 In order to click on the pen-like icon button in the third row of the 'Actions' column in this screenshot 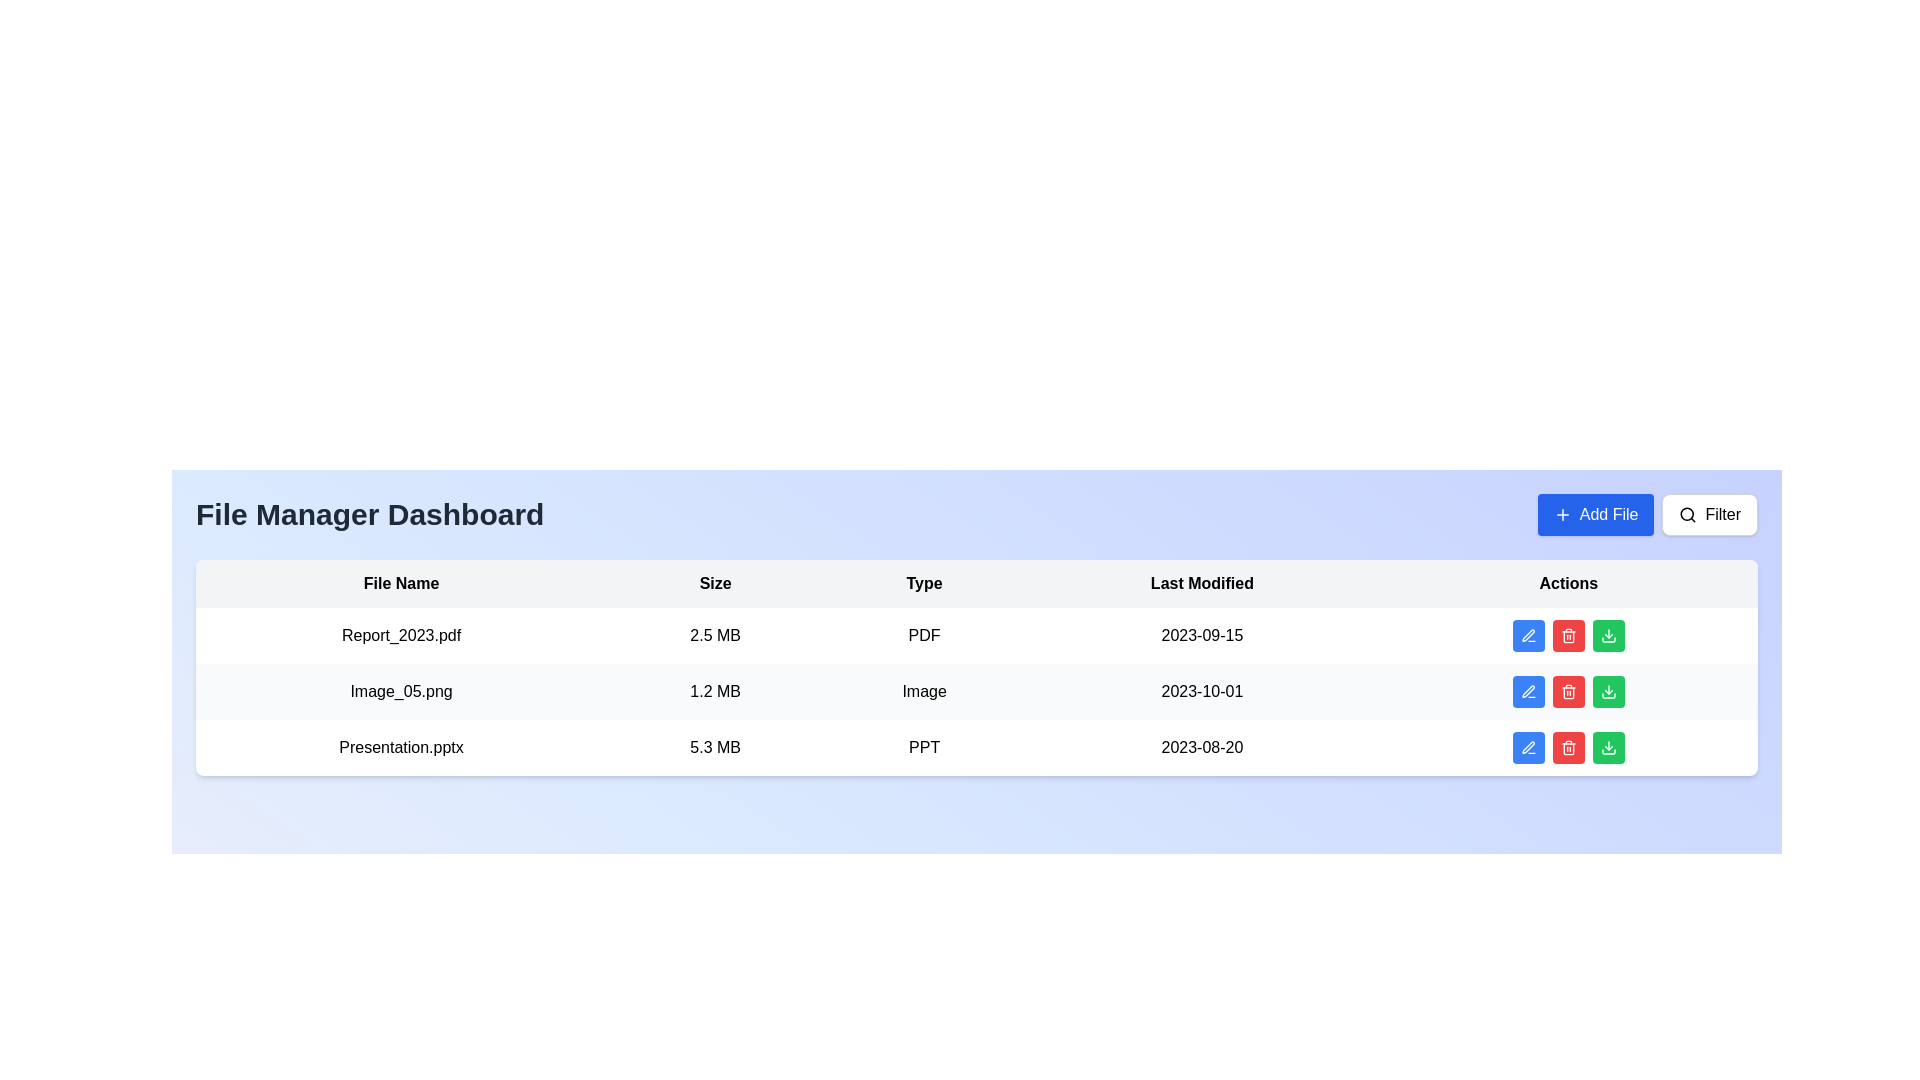, I will do `click(1527, 748)`.